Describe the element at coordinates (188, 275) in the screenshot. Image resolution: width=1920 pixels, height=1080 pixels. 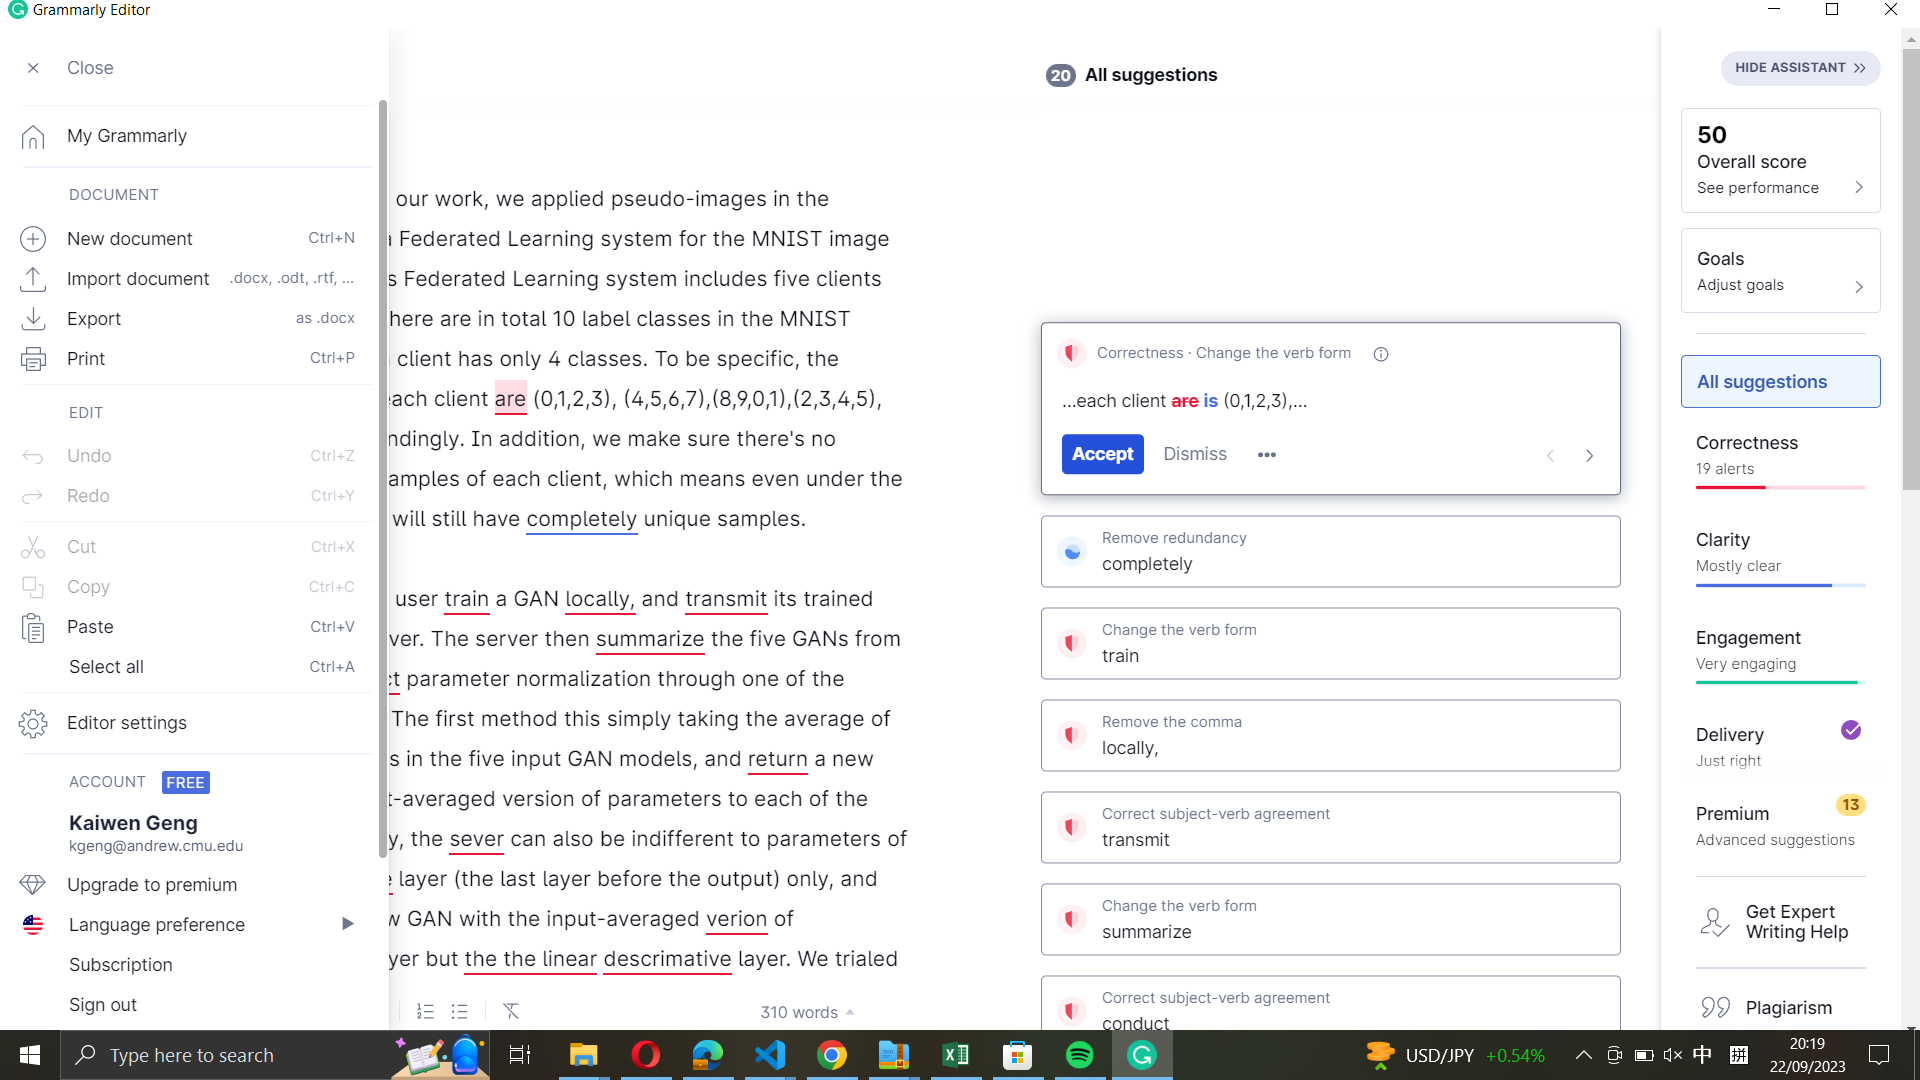
I see `Import the document` at that location.